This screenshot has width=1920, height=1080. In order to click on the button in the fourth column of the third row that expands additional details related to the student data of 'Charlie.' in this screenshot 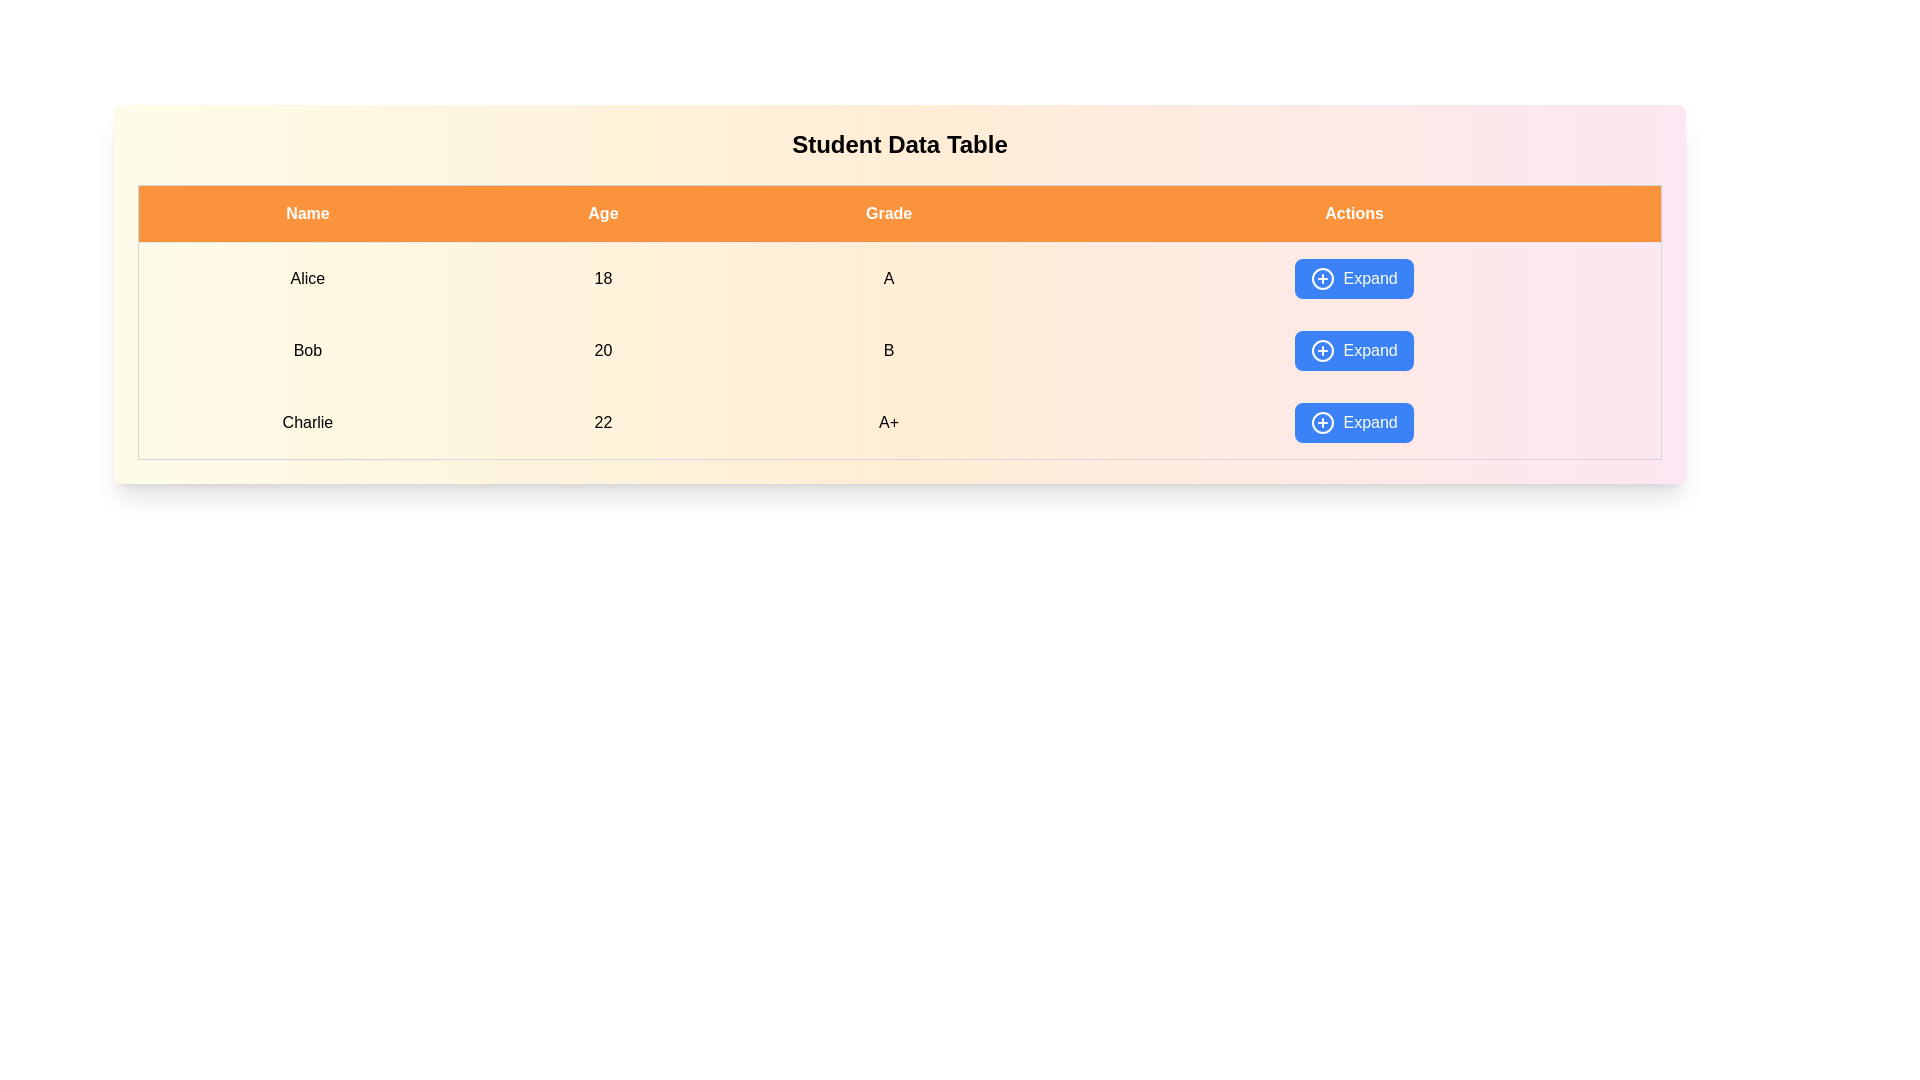, I will do `click(1354, 422)`.